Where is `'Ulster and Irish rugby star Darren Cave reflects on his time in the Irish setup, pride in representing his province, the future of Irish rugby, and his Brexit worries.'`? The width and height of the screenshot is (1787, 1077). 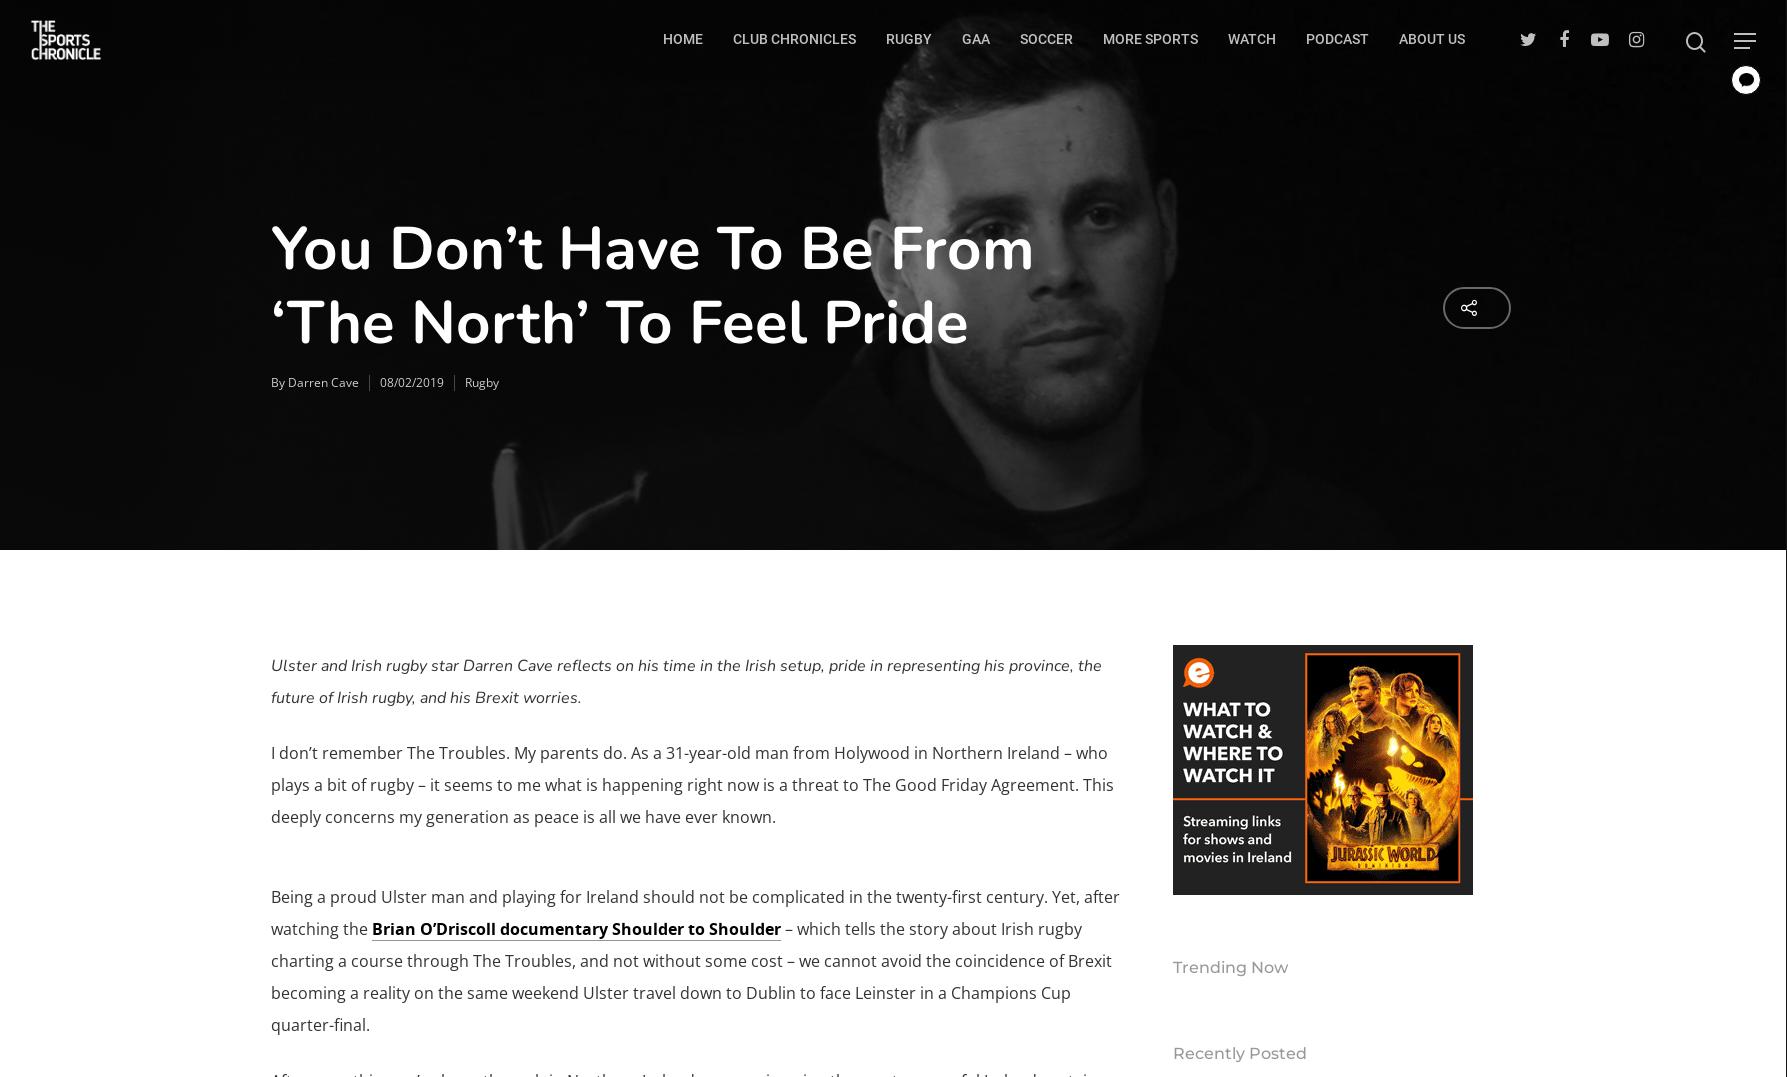 'Ulster and Irish rugby star Darren Cave reflects on his time in the Irish setup, pride in representing his province, the future of Irish rugby, and his Brexit worries.' is located at coordinates (684, 680).